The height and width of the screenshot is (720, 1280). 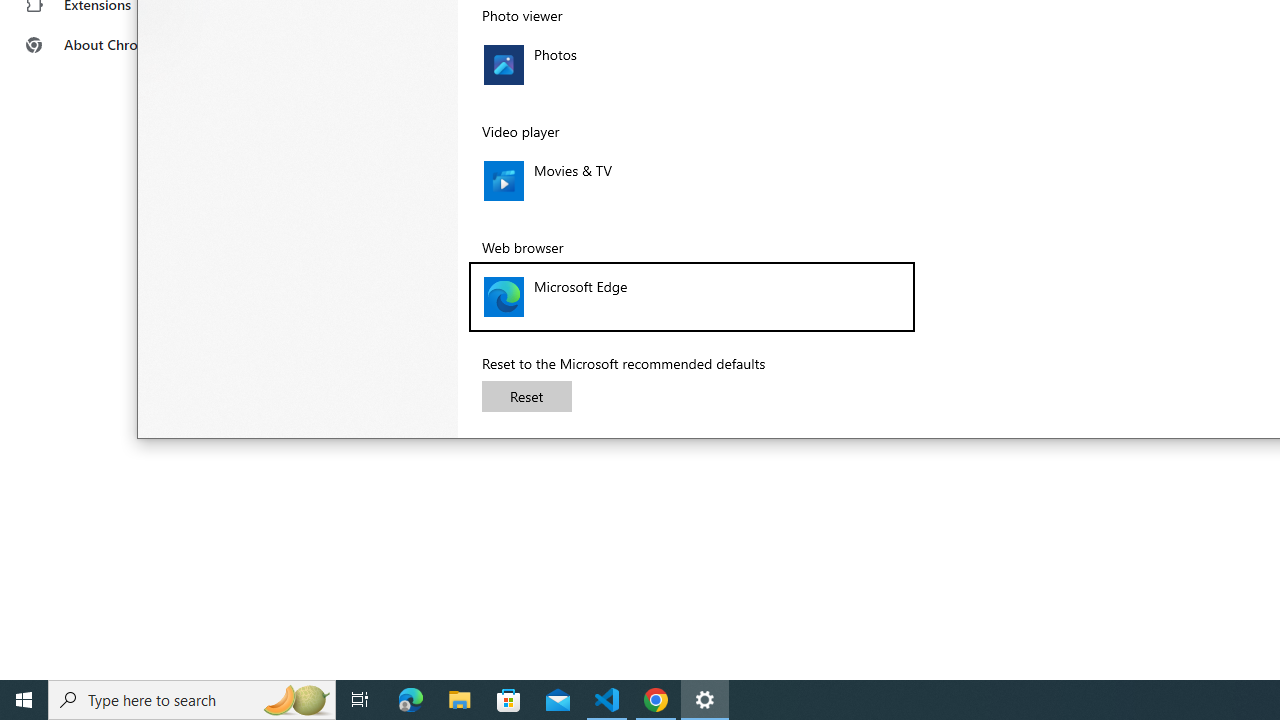 I want to click on 'Start', so click(x=24, y=698).